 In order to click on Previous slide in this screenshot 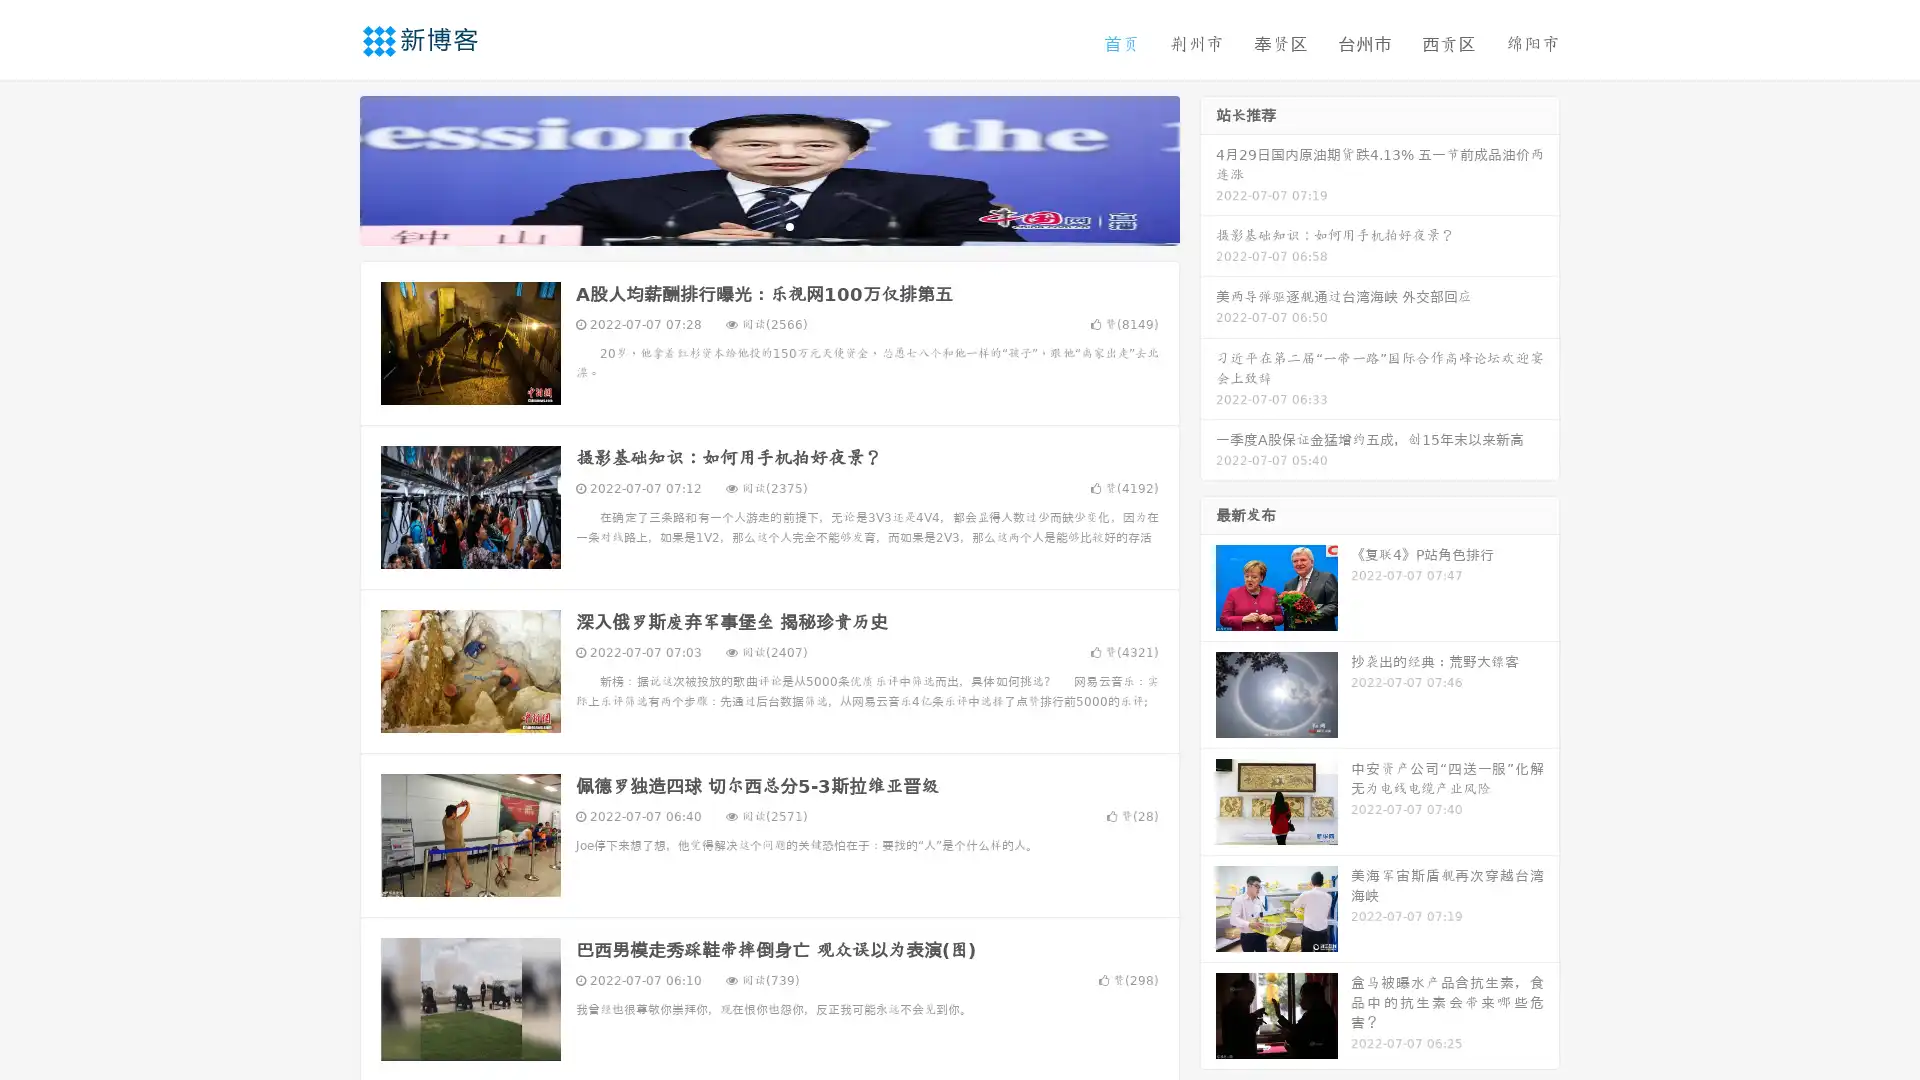, I will do `click(330, 168)`.